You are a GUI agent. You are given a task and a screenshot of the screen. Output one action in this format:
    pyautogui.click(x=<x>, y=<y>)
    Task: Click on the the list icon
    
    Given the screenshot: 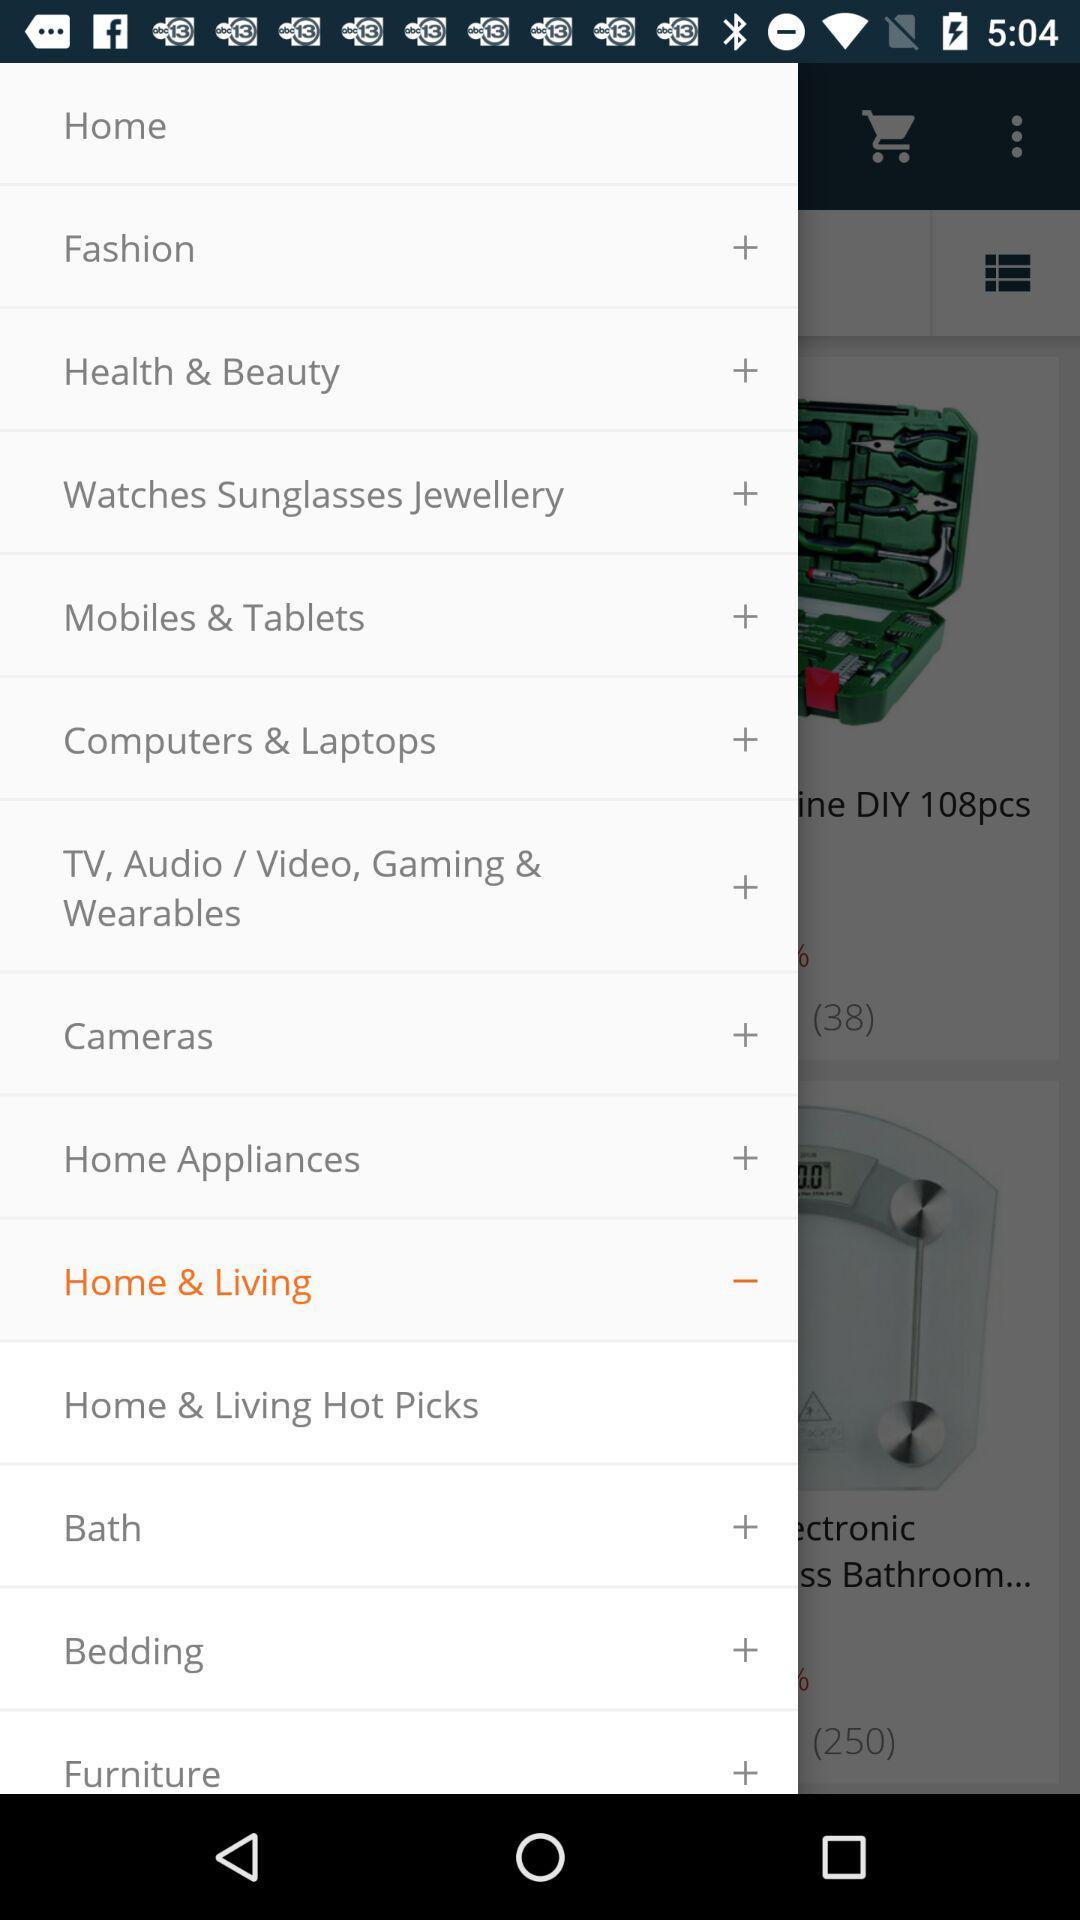 What is the action you would take?
    pyautogui.click(x=1006, y=272)
    